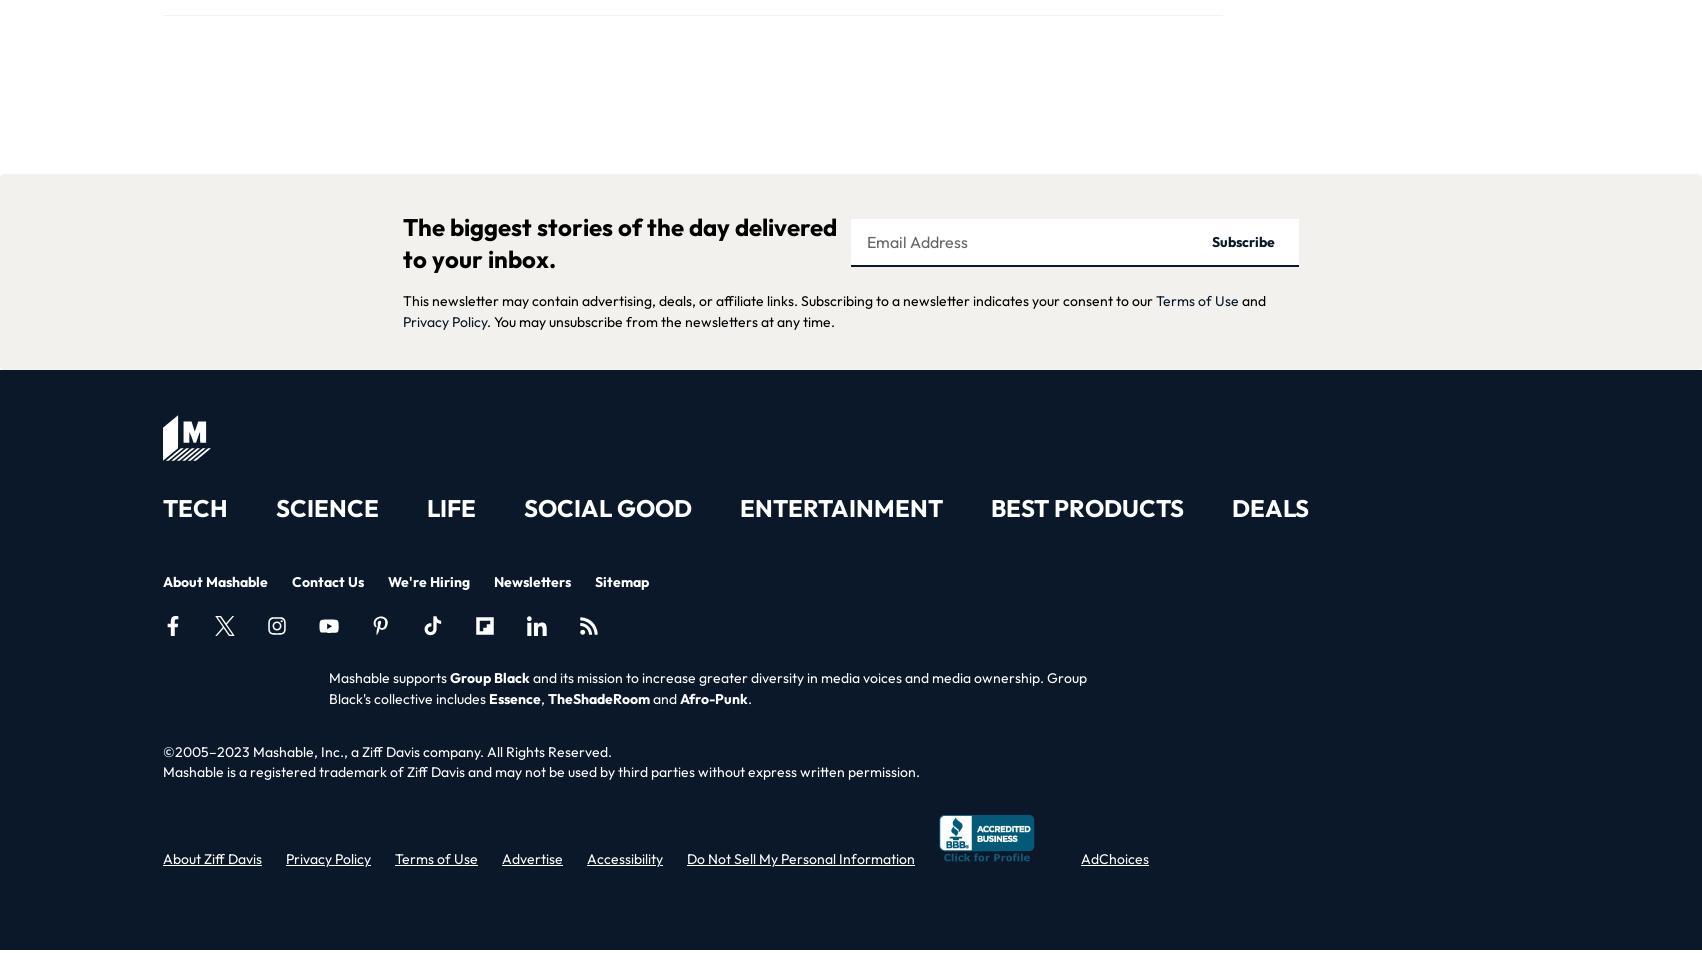  I want to click on 'and its mission to increase greater diversity in media voices and media ownership. Group Black's collective includes', so click(328, 688).